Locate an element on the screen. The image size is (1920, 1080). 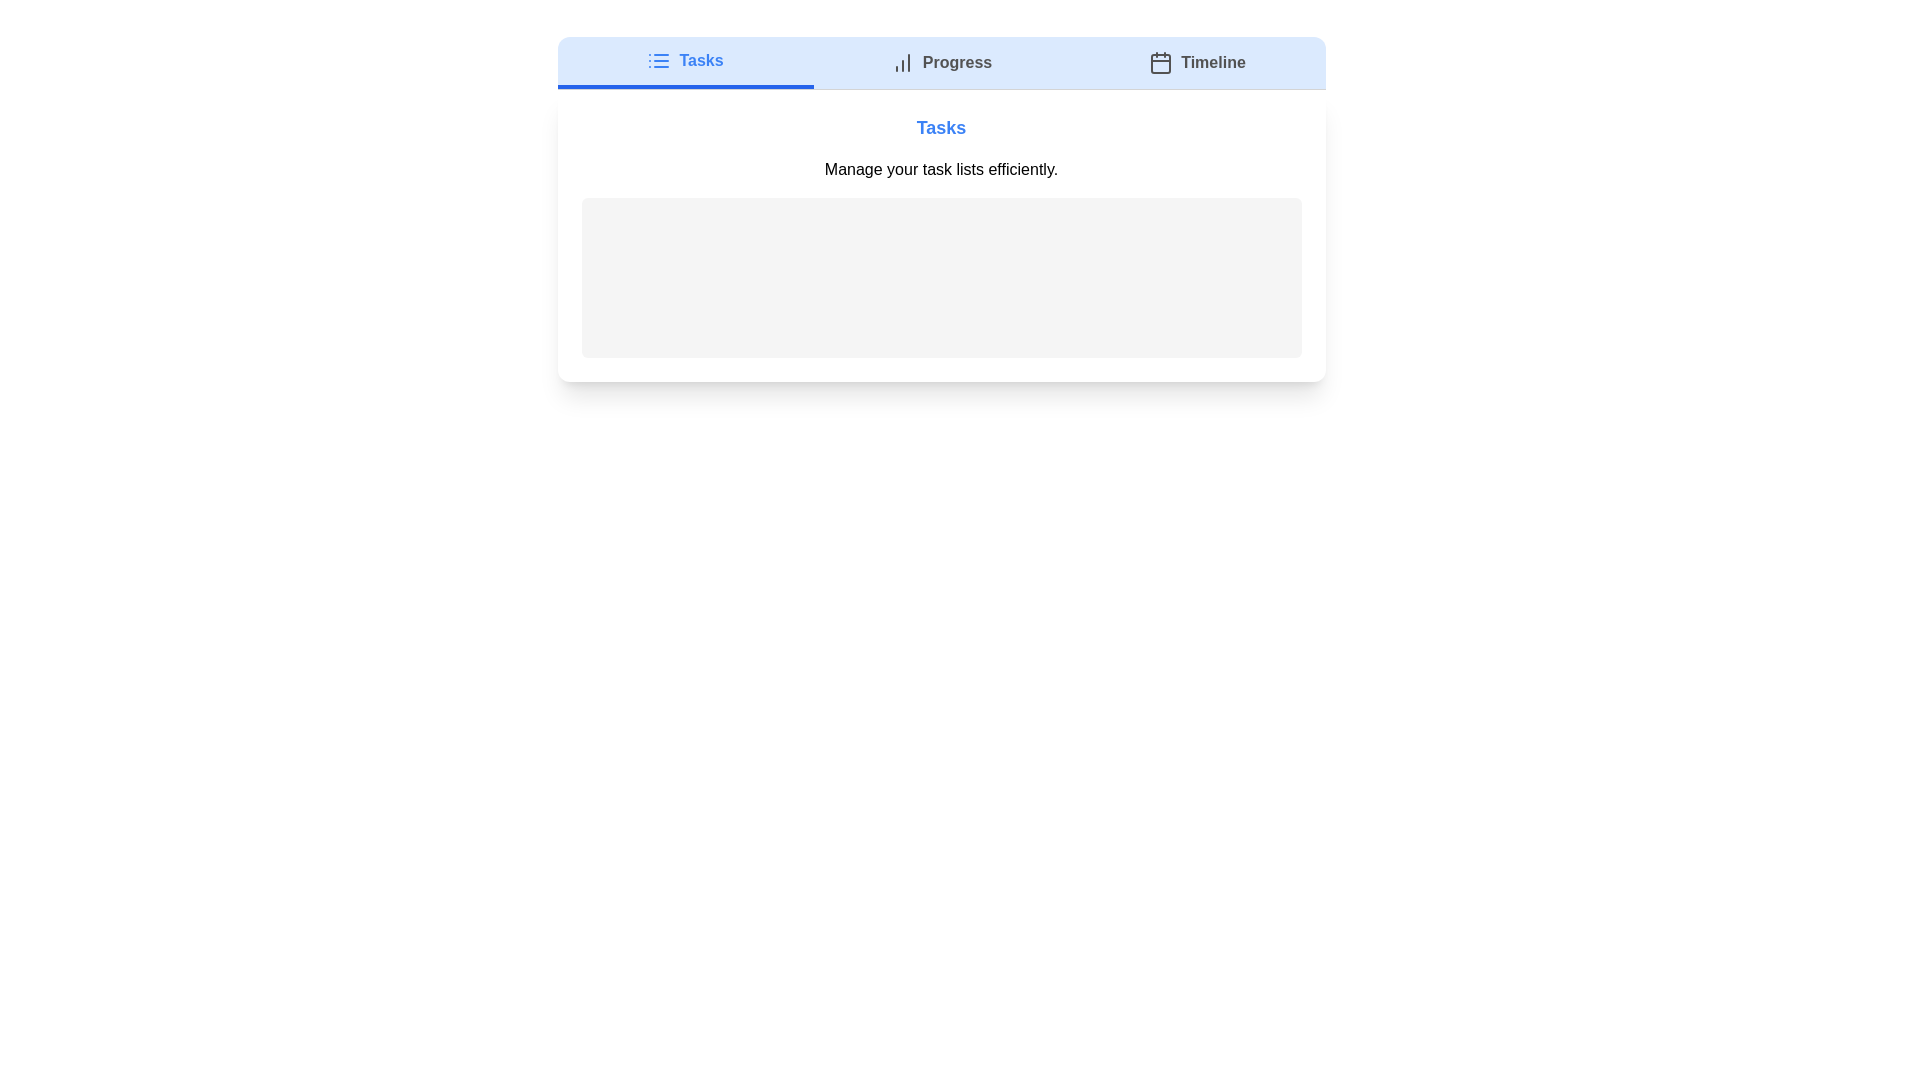
the 'Progress' tab in the three-tab bar which has a light blue background and contains tabs labeled 'Tasks', 'Progress', and 'Timeline' is located at coordinates (940, 62).